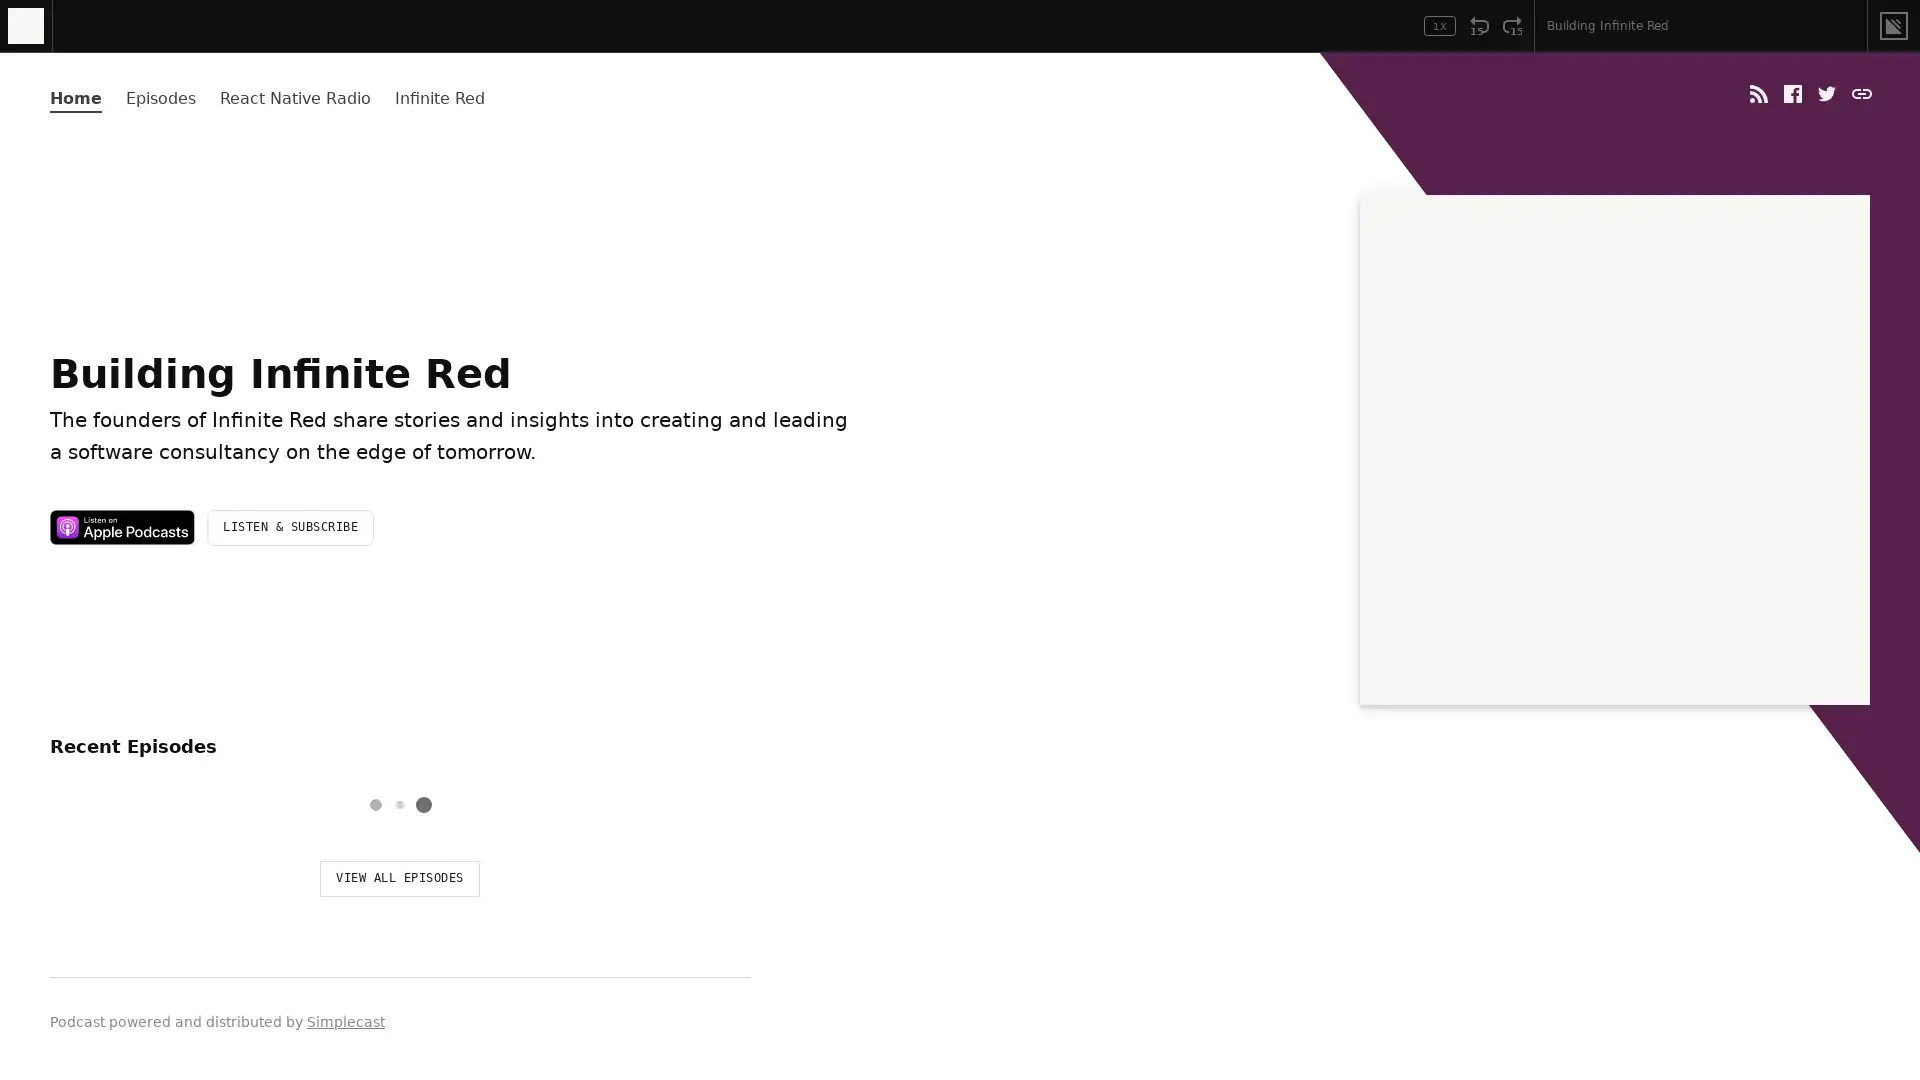 The image size is (1920, 1080). I want to click on Fast Forward 15 Seconds, so click(1512, 26).